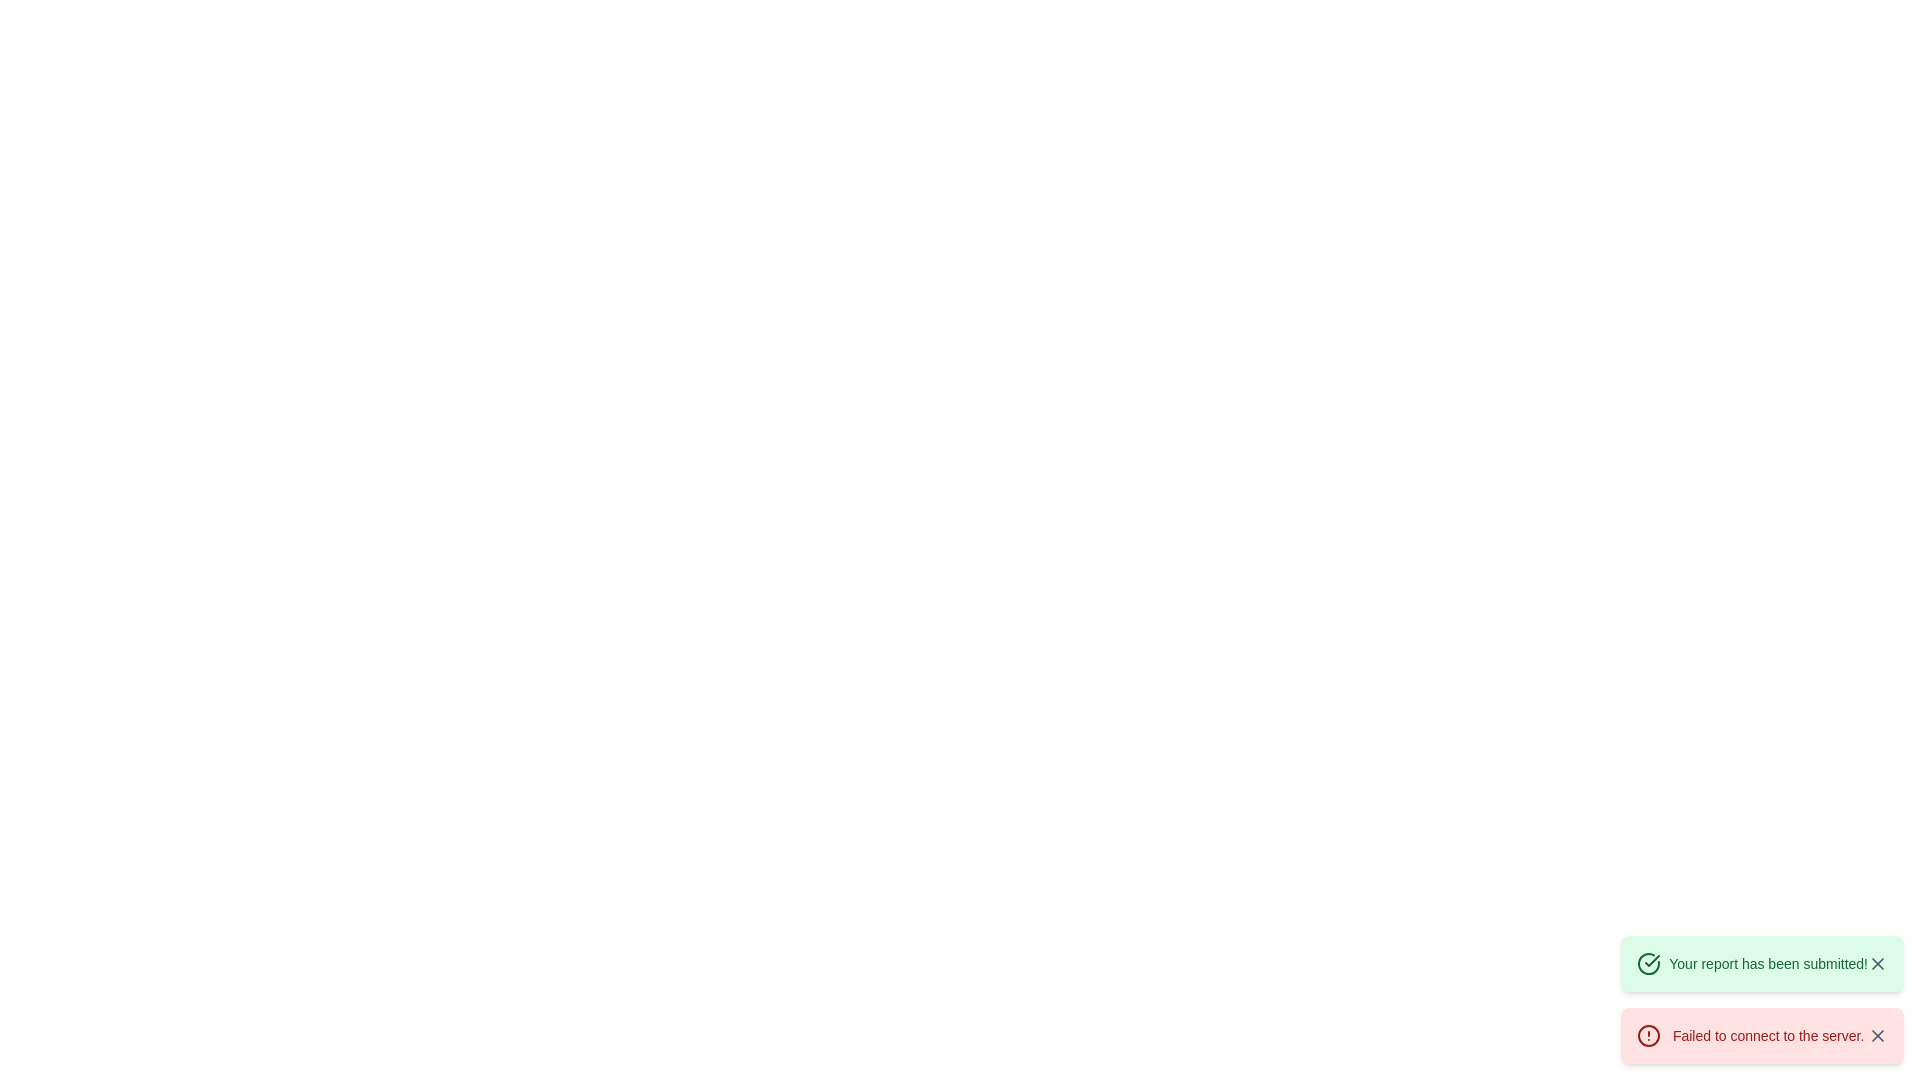  What do you see at coordinates (1761, 963) in the screenshot?
I see `the close icon on the green notification banner that reads 'Your report has been submitted!'` at bounding box center [1761, 963].